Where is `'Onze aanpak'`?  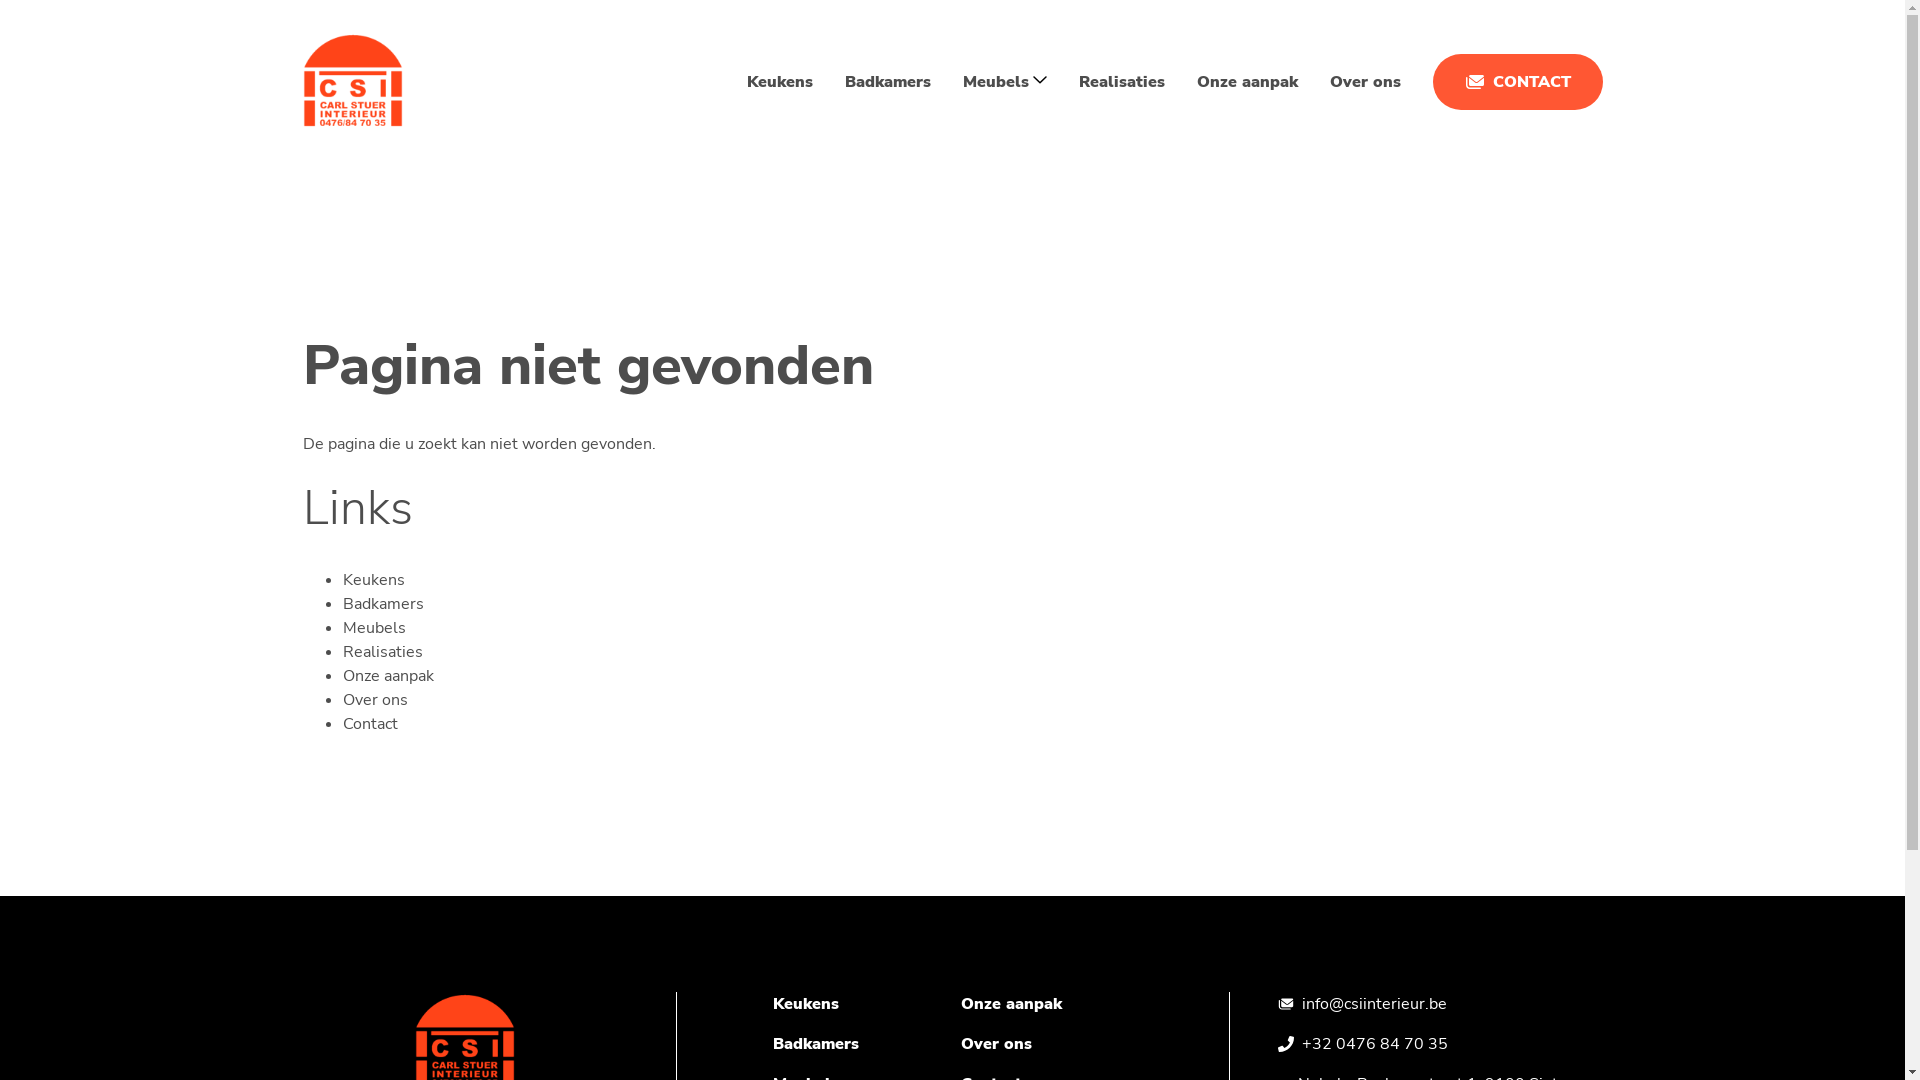 'Onze aanpak' is located at coordinates (1245, 80).